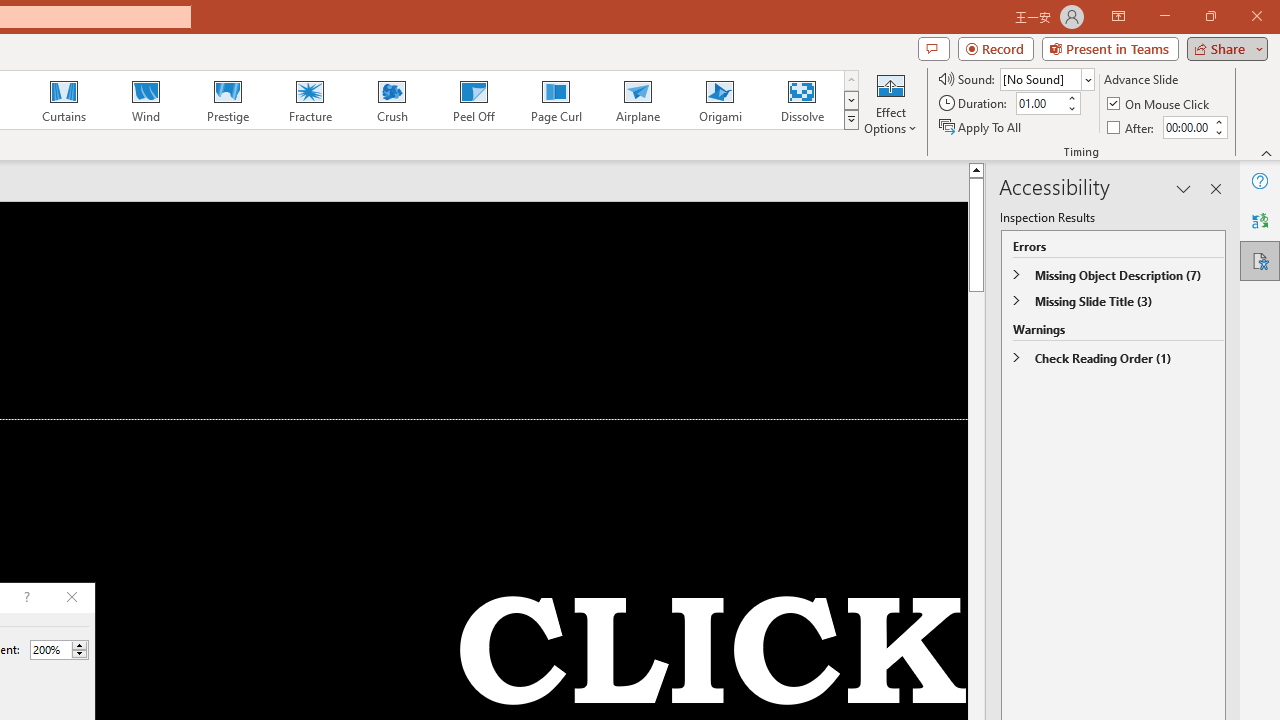 The image size is (1280, 720). What do you see at coordinates (636, 100) in the screenshot?
I see `'Airplane'` at bounding box center [636, 100].